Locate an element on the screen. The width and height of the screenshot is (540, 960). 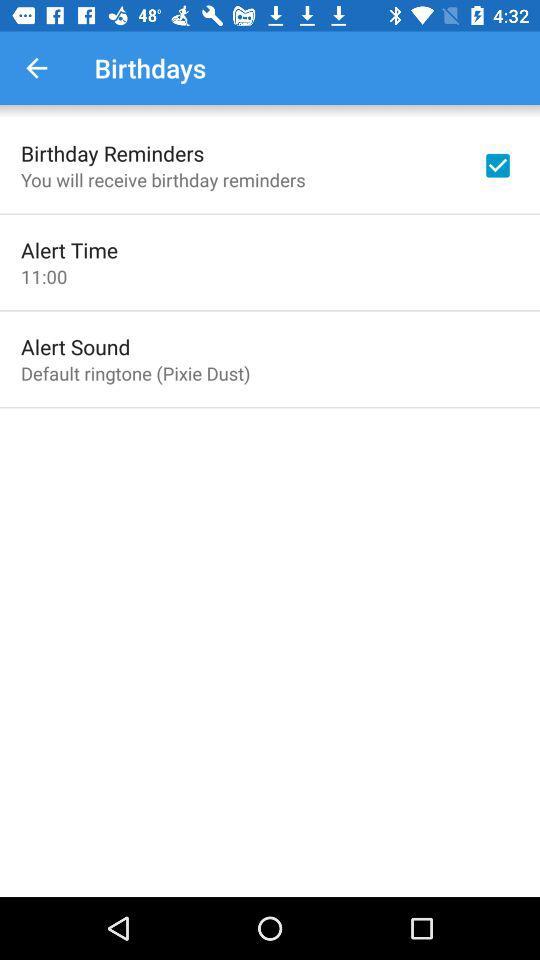
the item above the alert sound icon is located at coordinates (44, 275).